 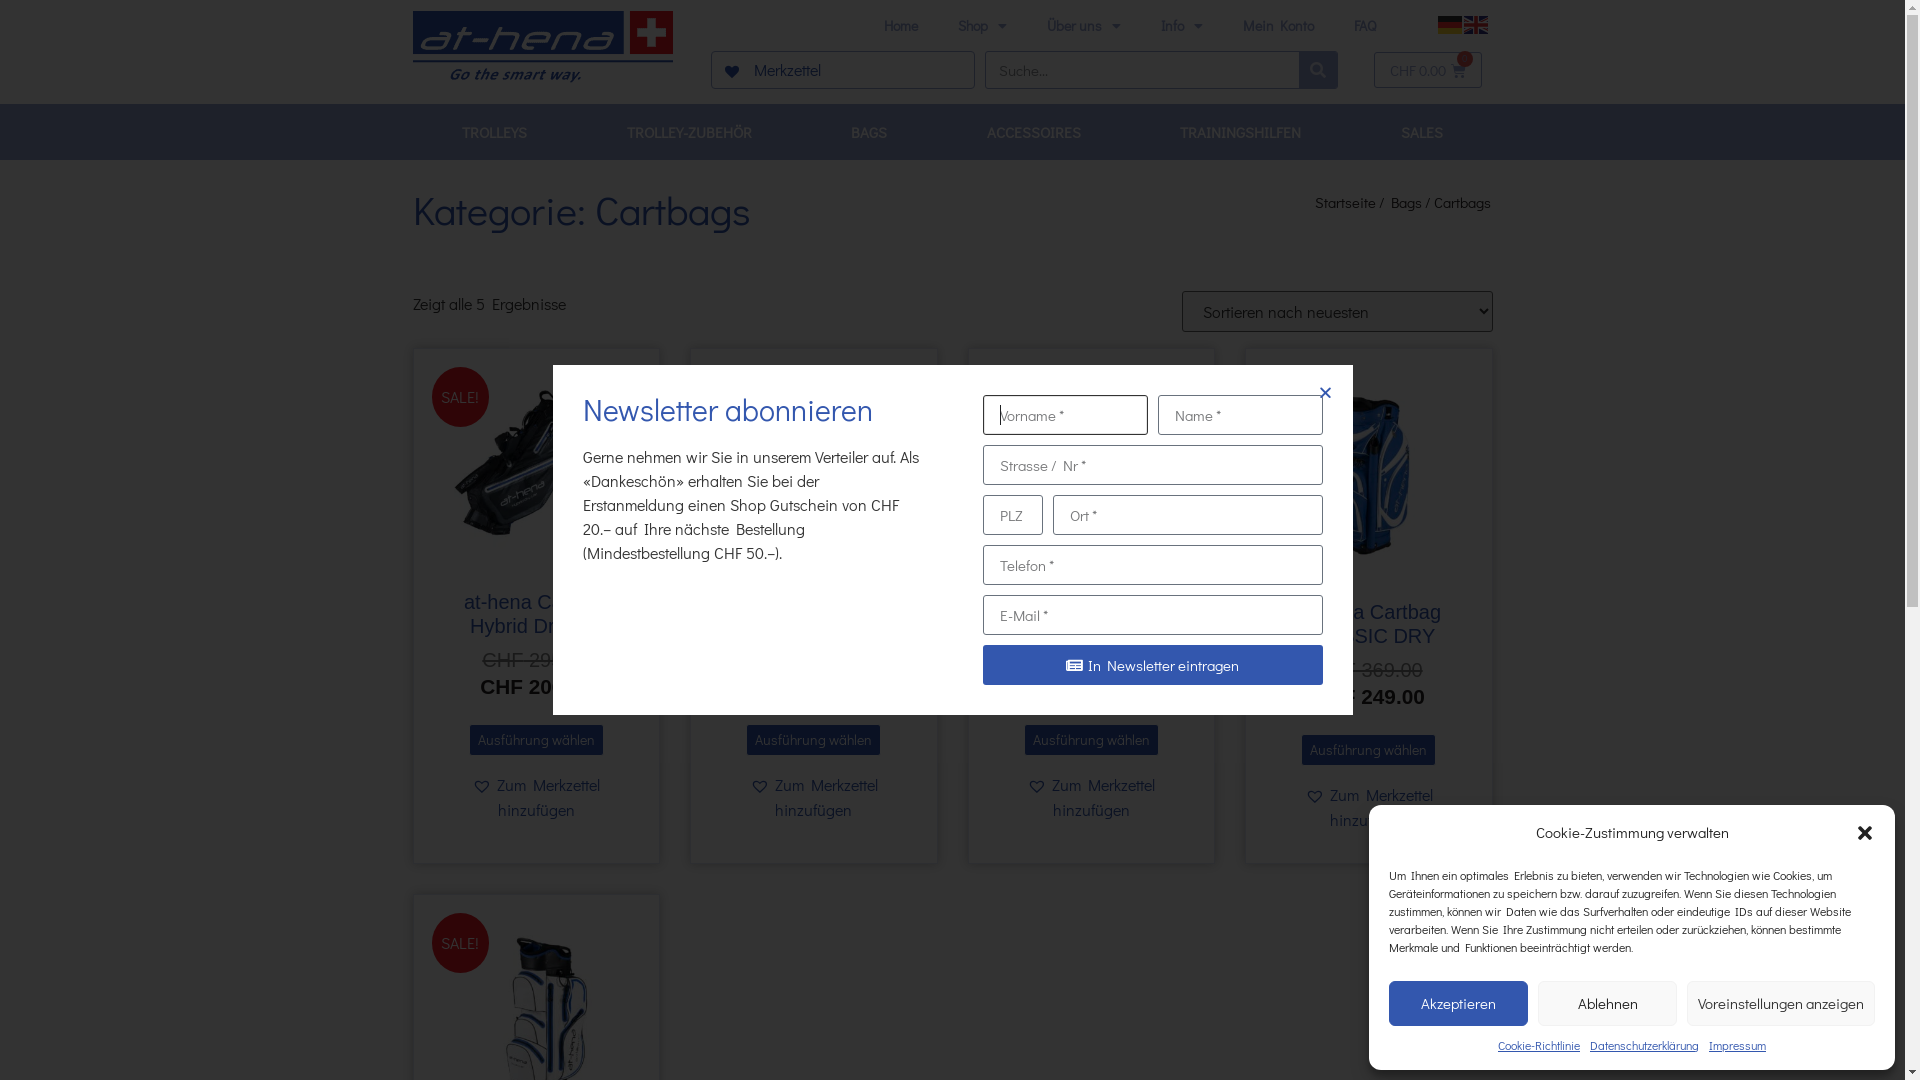 I want to click on 'Cookie-Richtlinie', so click(x=1497, y=1044).